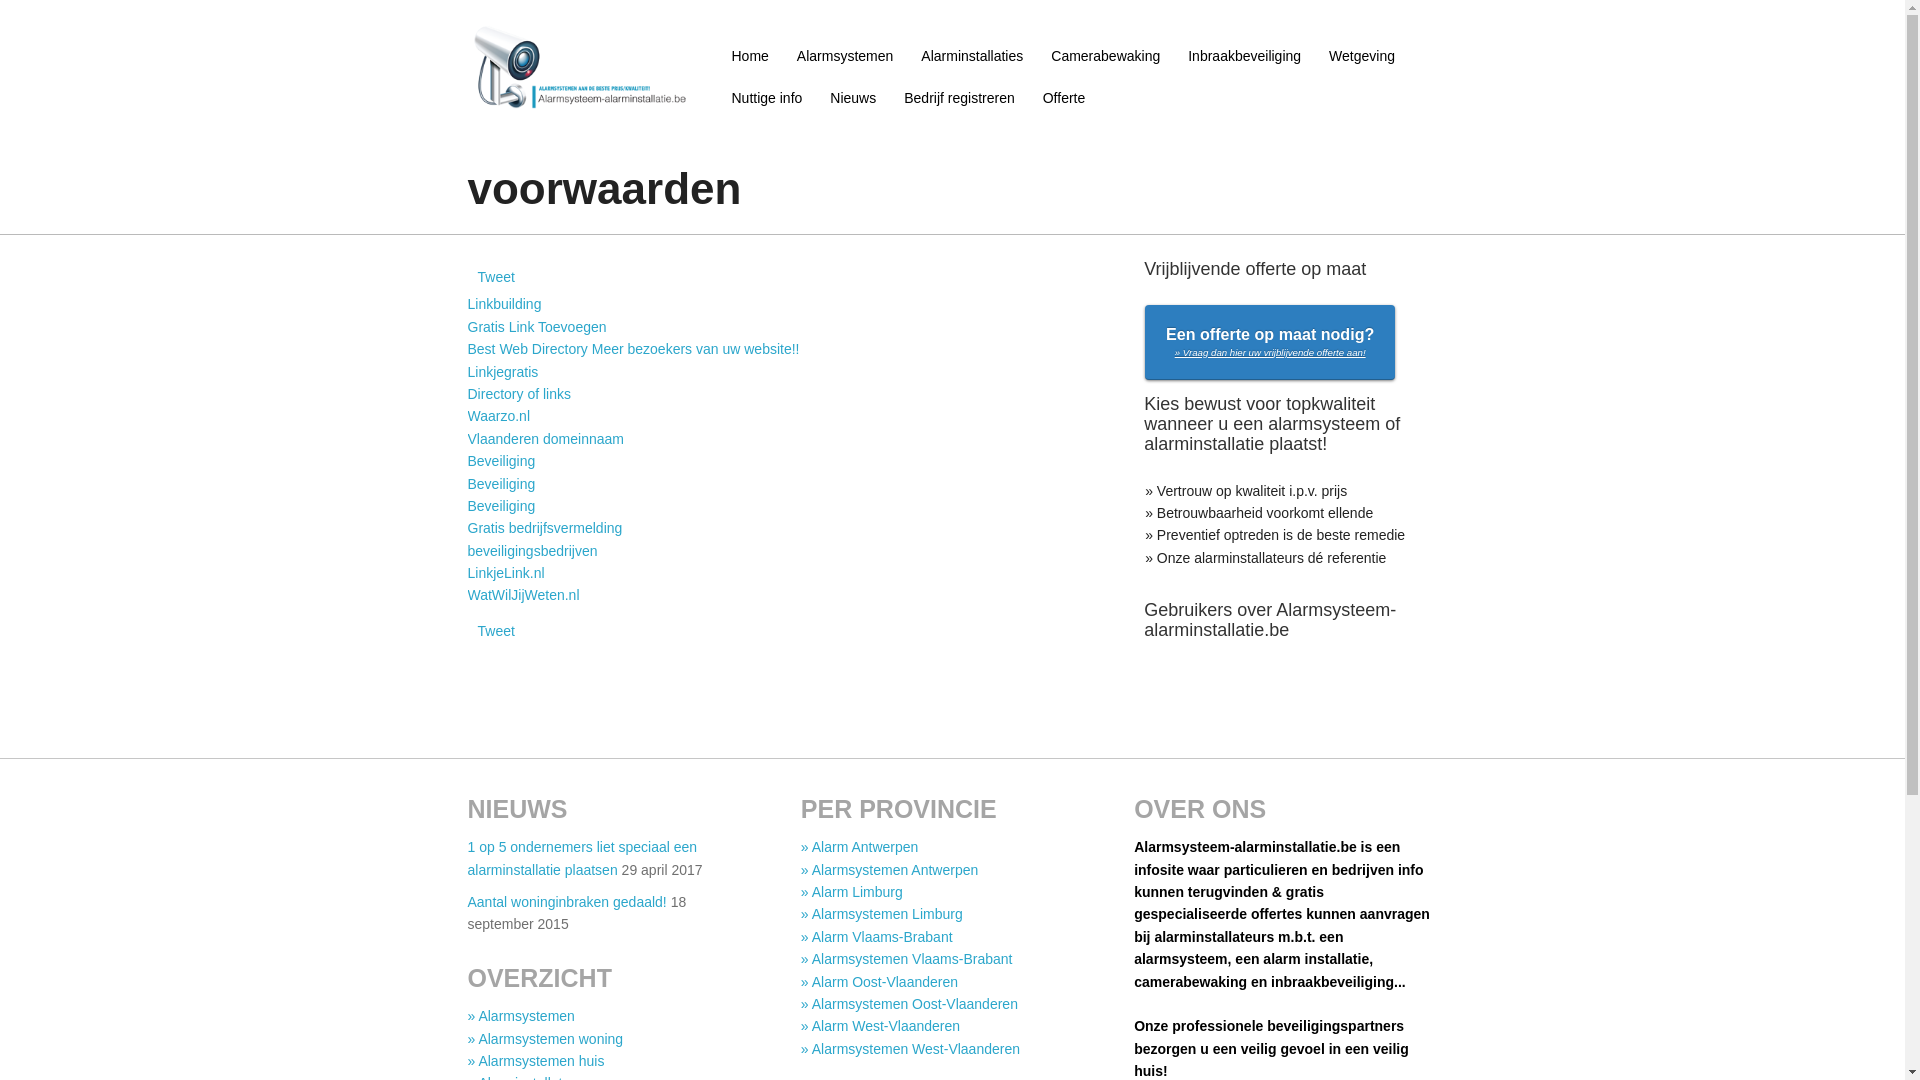  What do you see at coordinates (504, 304) in the screenshot?
I see `'Linkbuilding'` at bounding box center [504, 304].